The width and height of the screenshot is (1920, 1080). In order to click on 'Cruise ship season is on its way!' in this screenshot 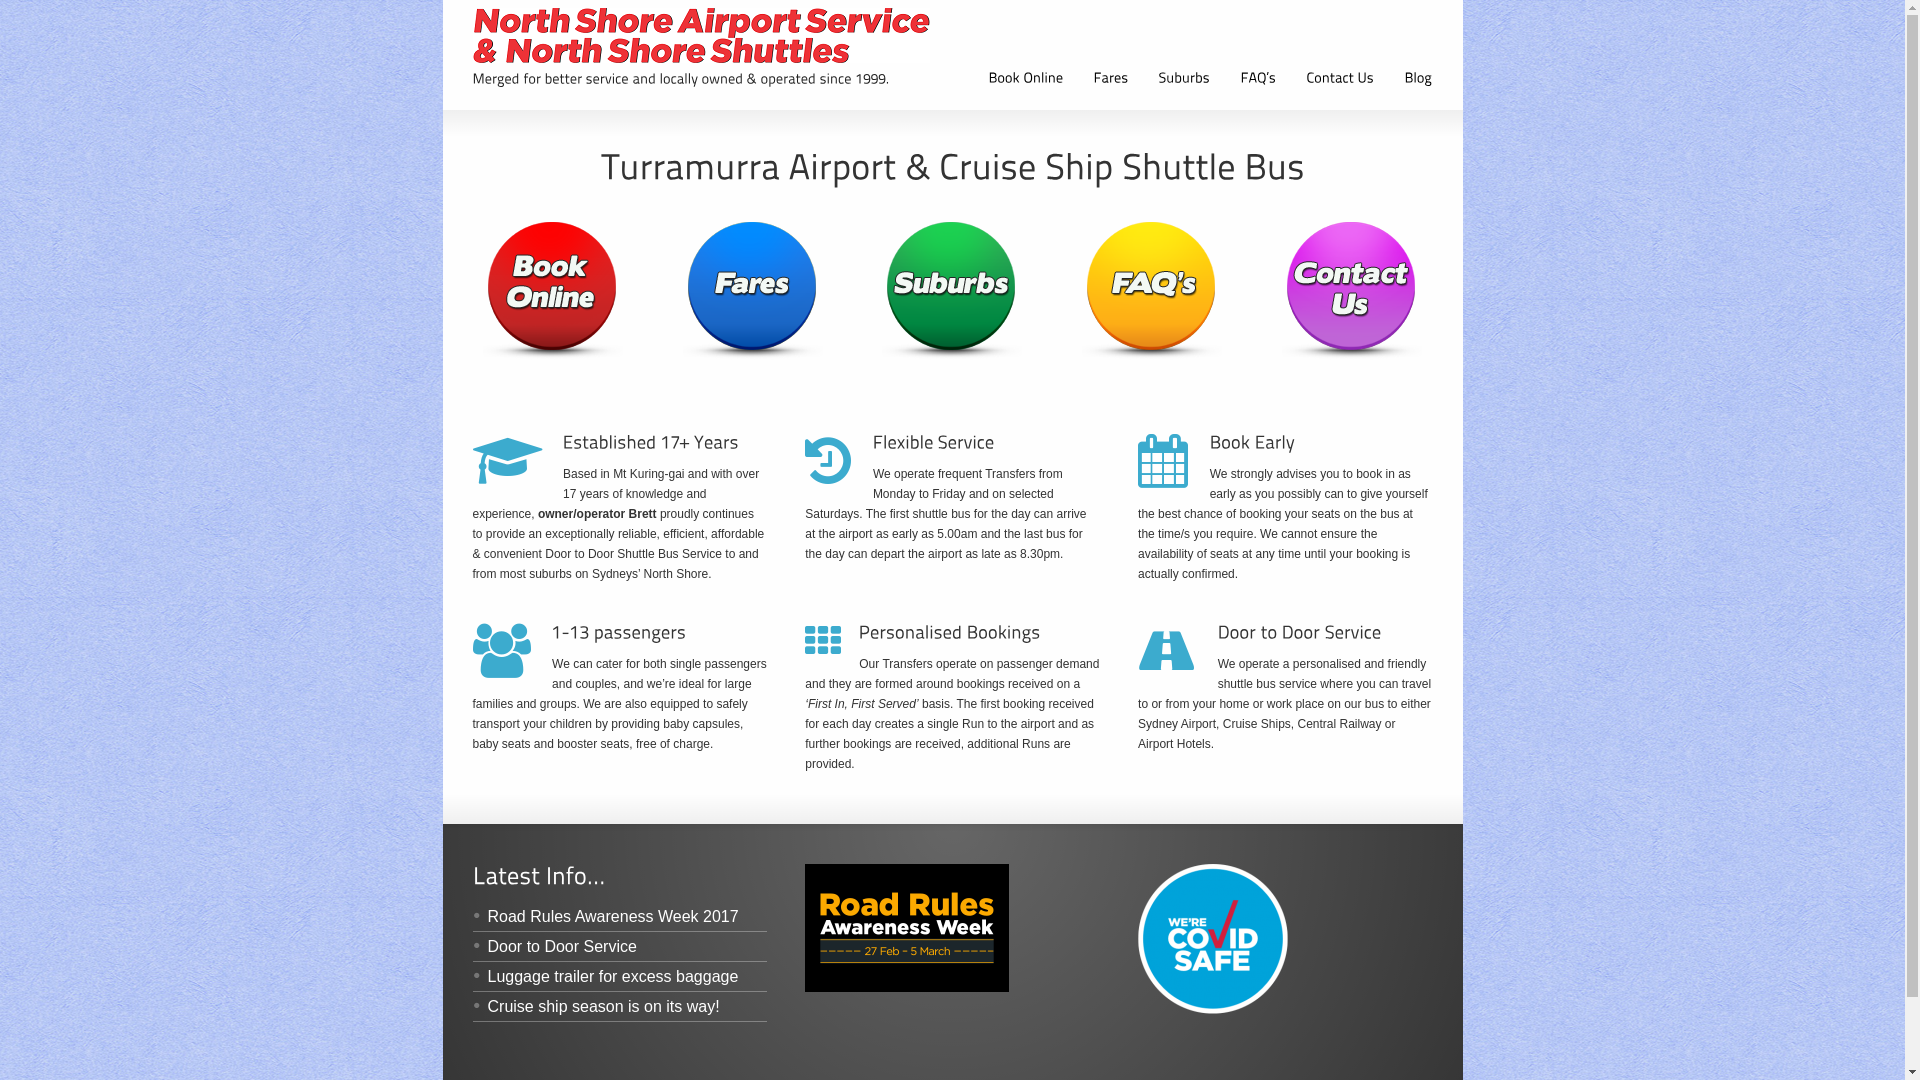, I will do `click(594, 1006)`.